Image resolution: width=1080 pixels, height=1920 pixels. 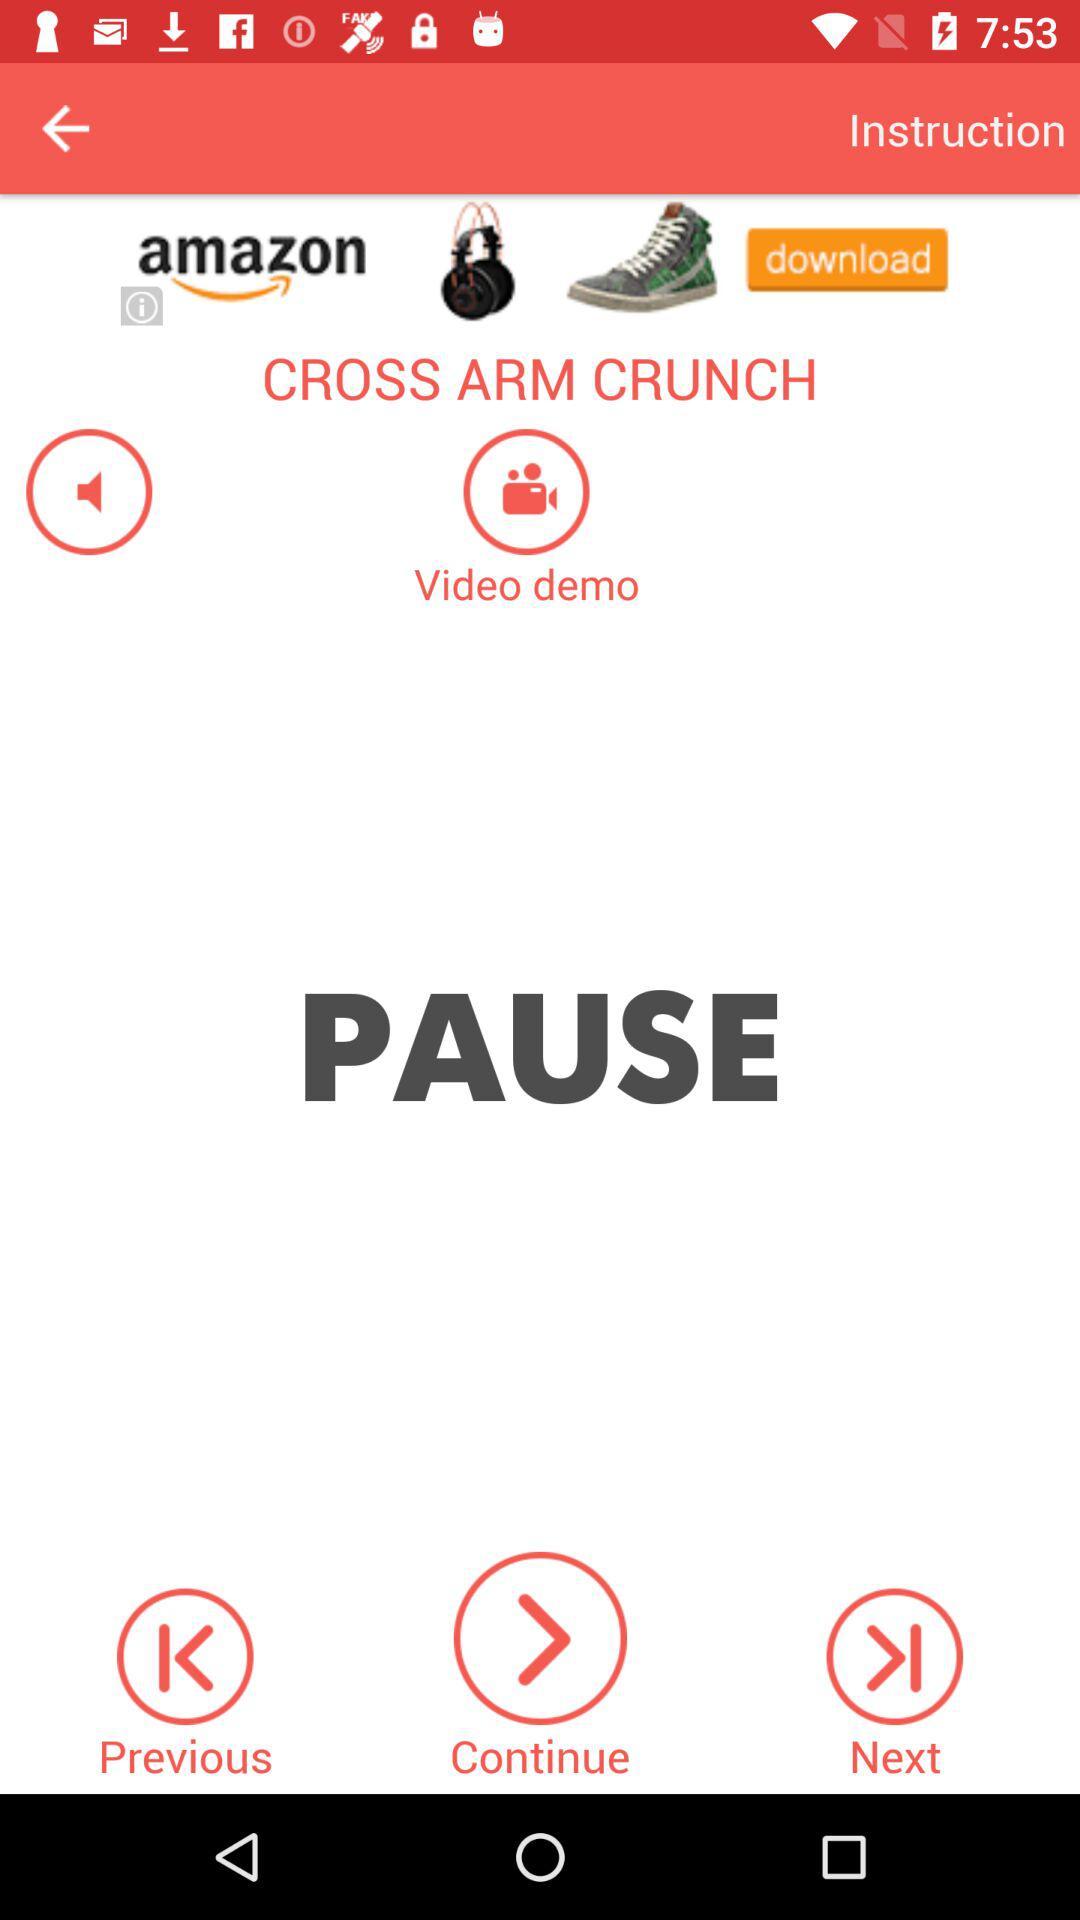 What do you see at coordinates (75, 491) in the screenshot?
I see `sound` at bounding box center [75, 491].